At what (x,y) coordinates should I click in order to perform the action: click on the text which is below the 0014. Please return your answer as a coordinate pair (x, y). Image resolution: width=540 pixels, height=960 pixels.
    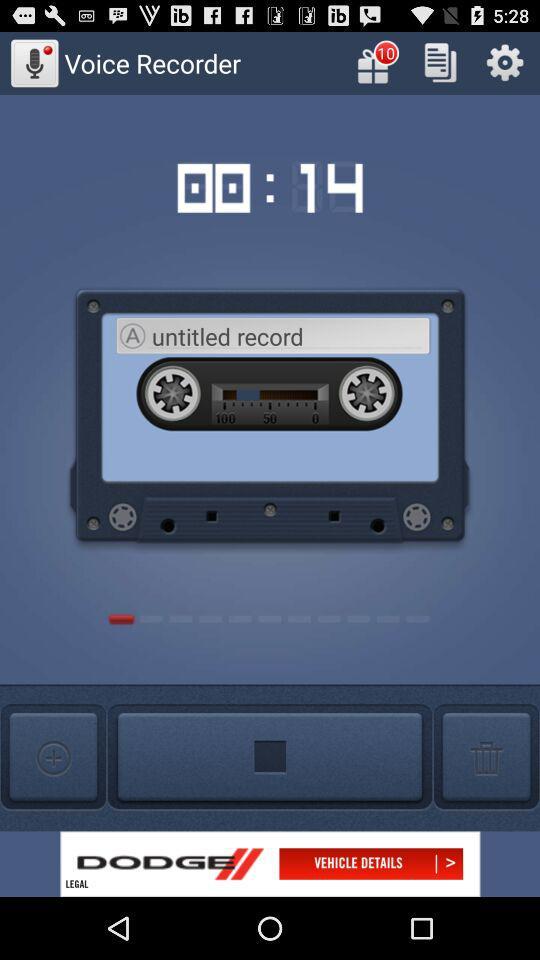
    Looking at the image, I should click on (288, 336).